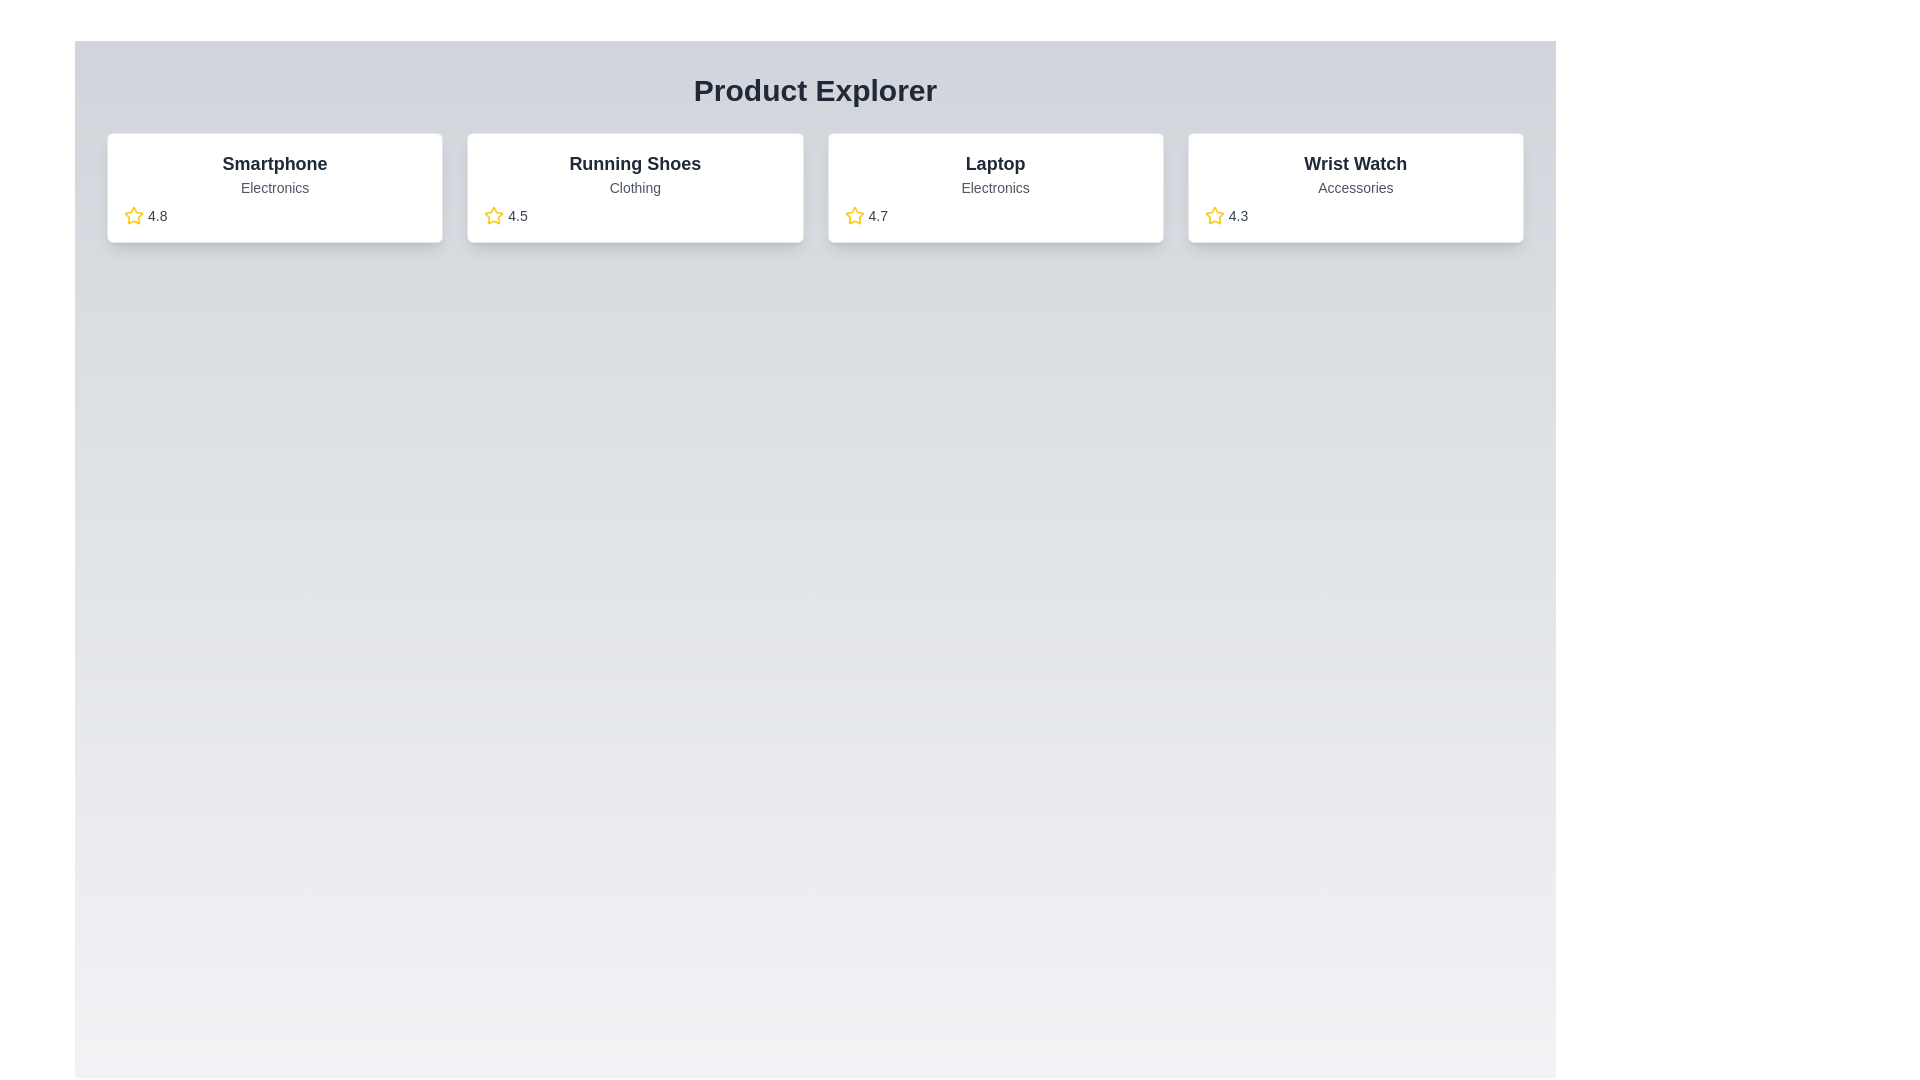 This screenshot has width=1920, height=1080. I want to click on the Interactive Card element displaying 'Laptop' with a rating of '4.7' and a star icon, located in the grid layout, so click(995, 188).